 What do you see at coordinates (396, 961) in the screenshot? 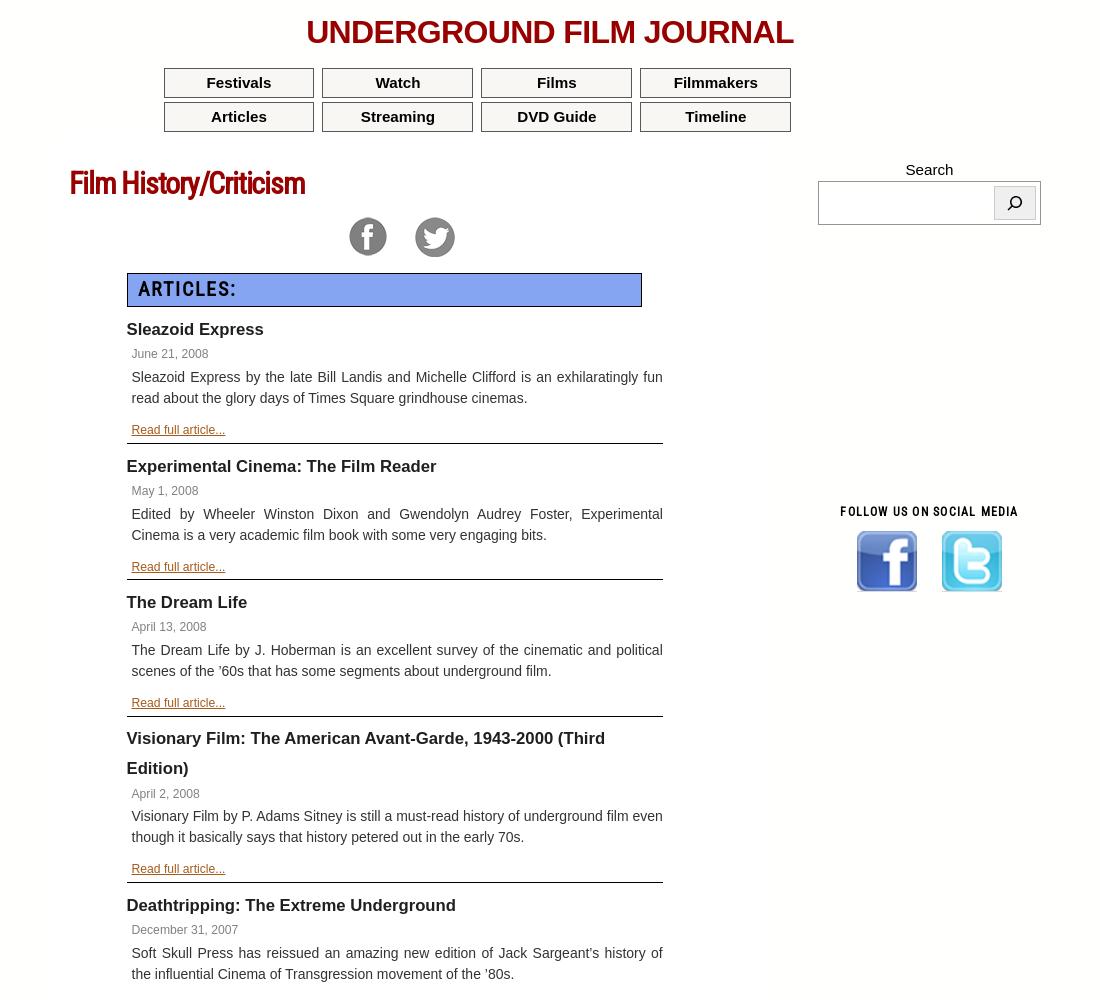
I see `'Soft Skull Press has reissued an amazing new edition of Jack Sargeant’s history of the influential Cinema of Transgression movement of the ’80s.'` at bounding box center [396, 961].